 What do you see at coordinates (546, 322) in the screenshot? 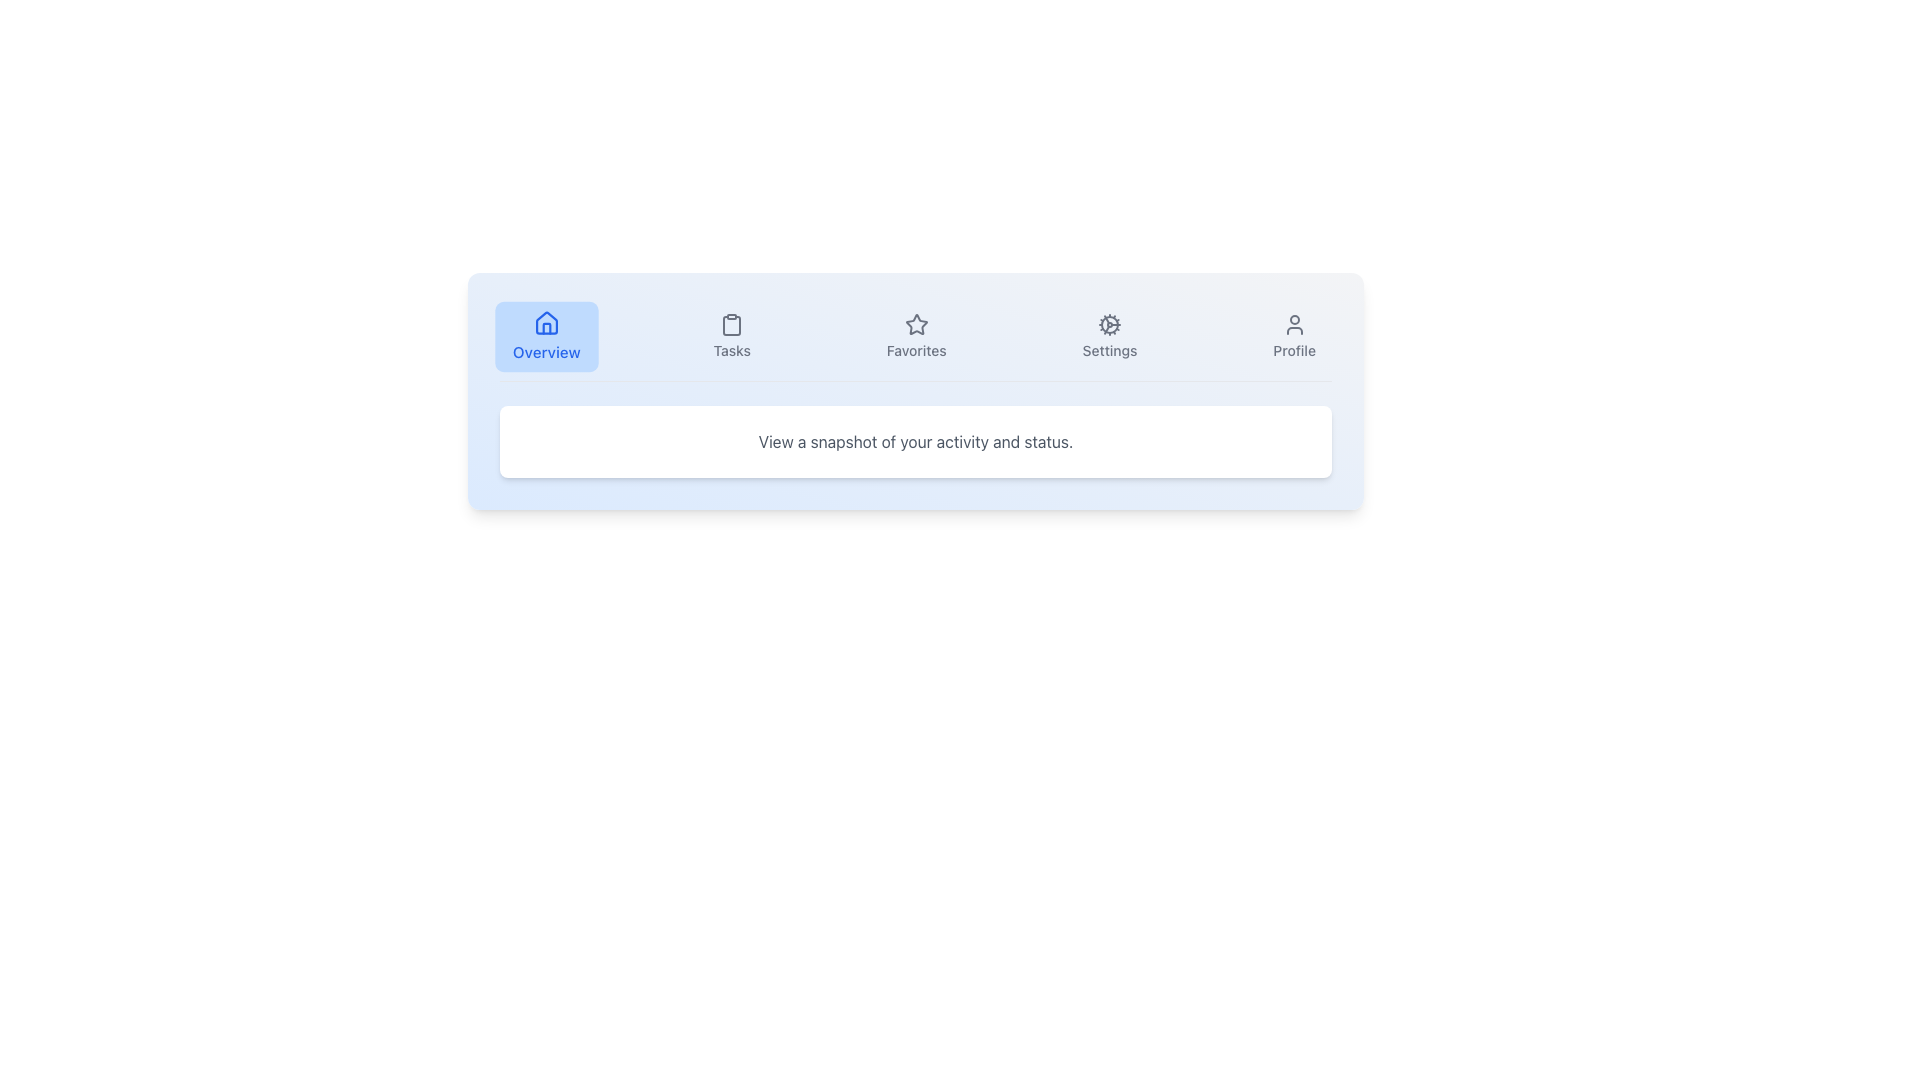
I see `the house icon located at the top of the Overview button in the horizontal navigation bar` at bounding box center [546, 322].